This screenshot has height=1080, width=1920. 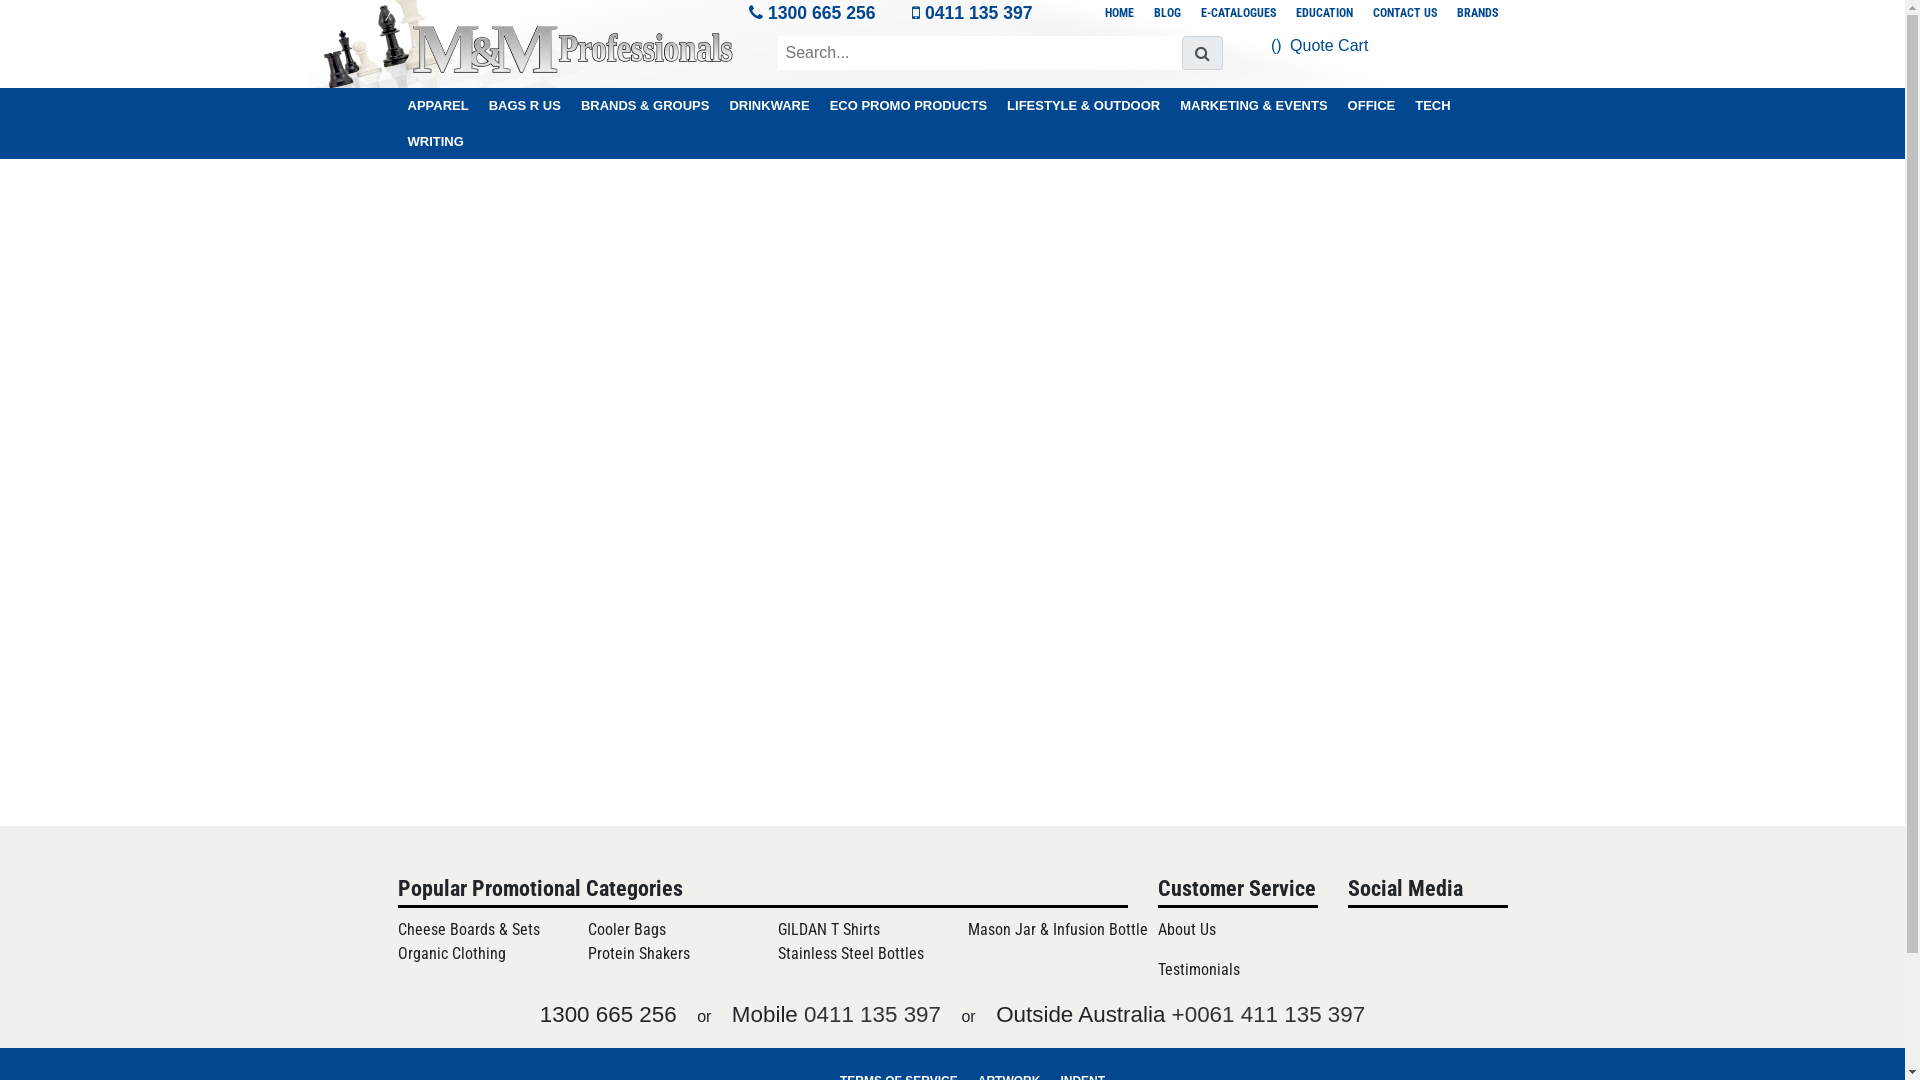 I want to click on 'LIFESTYLE & OUTDOOR', so click(x=1082, y=105).